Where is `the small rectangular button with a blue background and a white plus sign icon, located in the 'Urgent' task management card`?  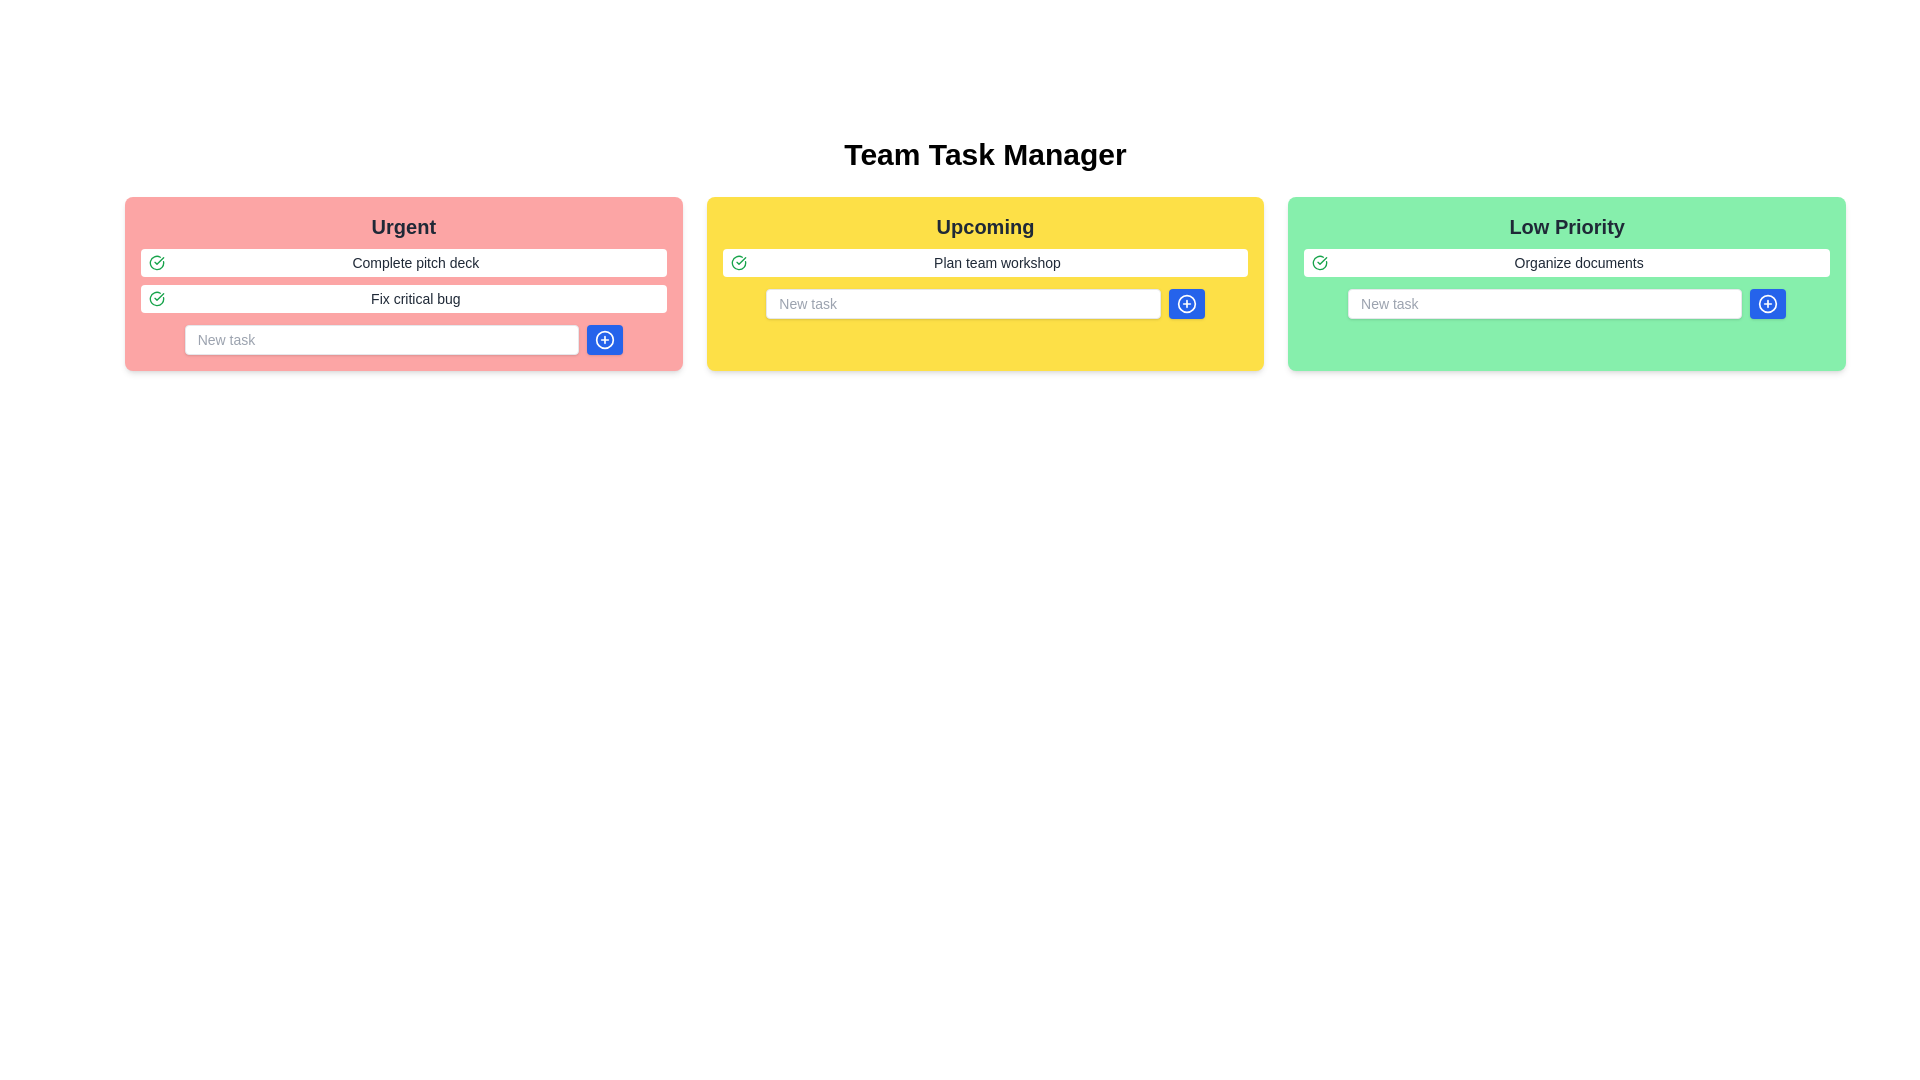 the small rectangular button with a blue background and a white plus sign icon, located in the 'Urgent' task management card is located at coordinates (603, 338).